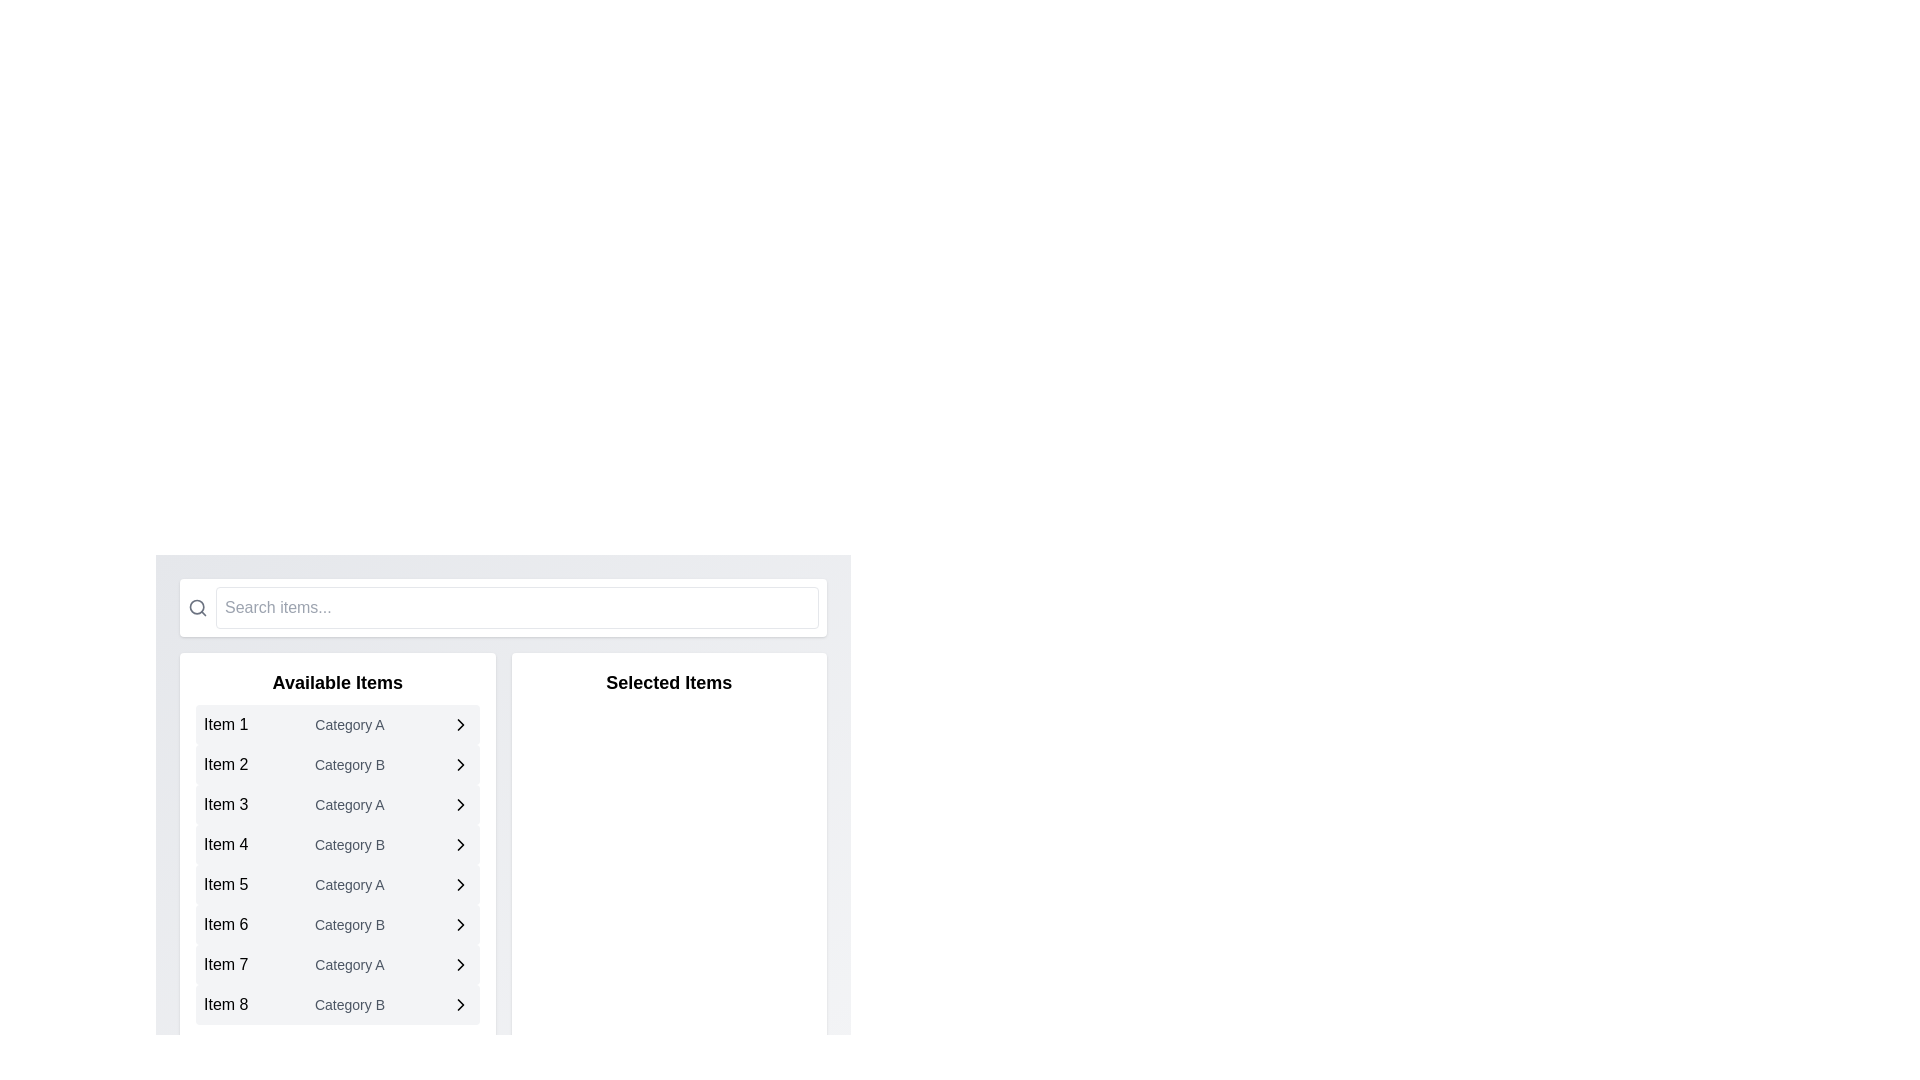 Image resolution: width=1920 pixels, height=1080 pixels. Describe the element at coordinates (460, 883) in the screenshot. I see `the right arrow icon located beside 'Item 5' in the 'Available Items' list to interact with it` at that location.